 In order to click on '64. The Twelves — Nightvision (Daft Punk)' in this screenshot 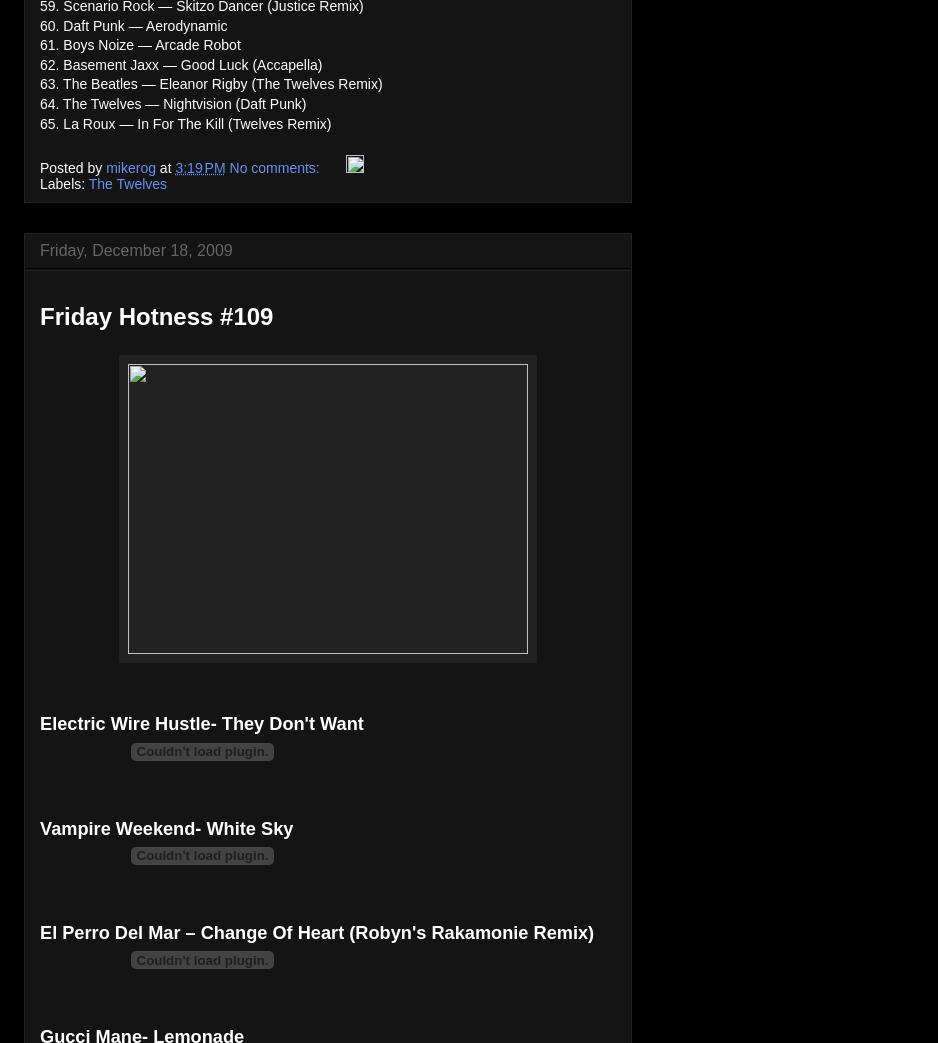, I will do `click(171, 103)`.